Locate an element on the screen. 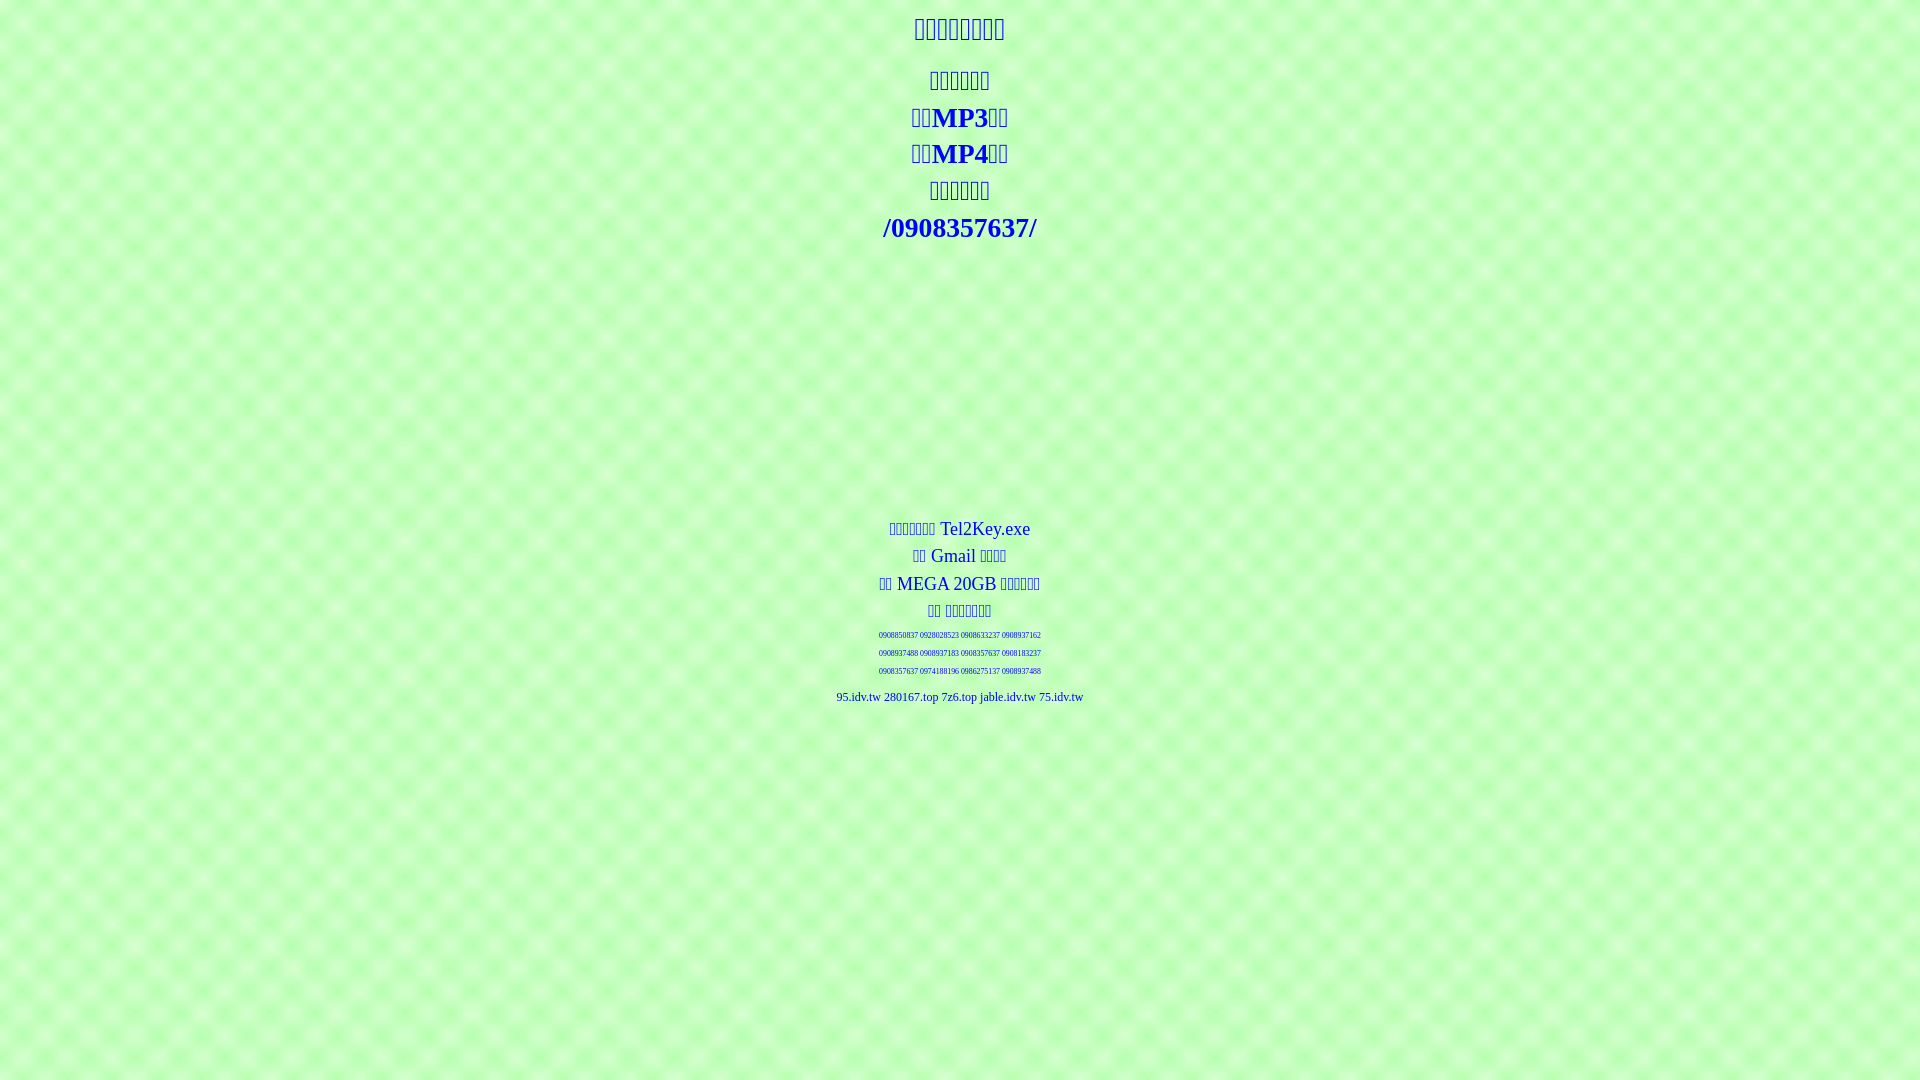 Image resolution: width=1920 pixels, height=1080 pixels. '0908937183' is located at coordinates (938, 653).